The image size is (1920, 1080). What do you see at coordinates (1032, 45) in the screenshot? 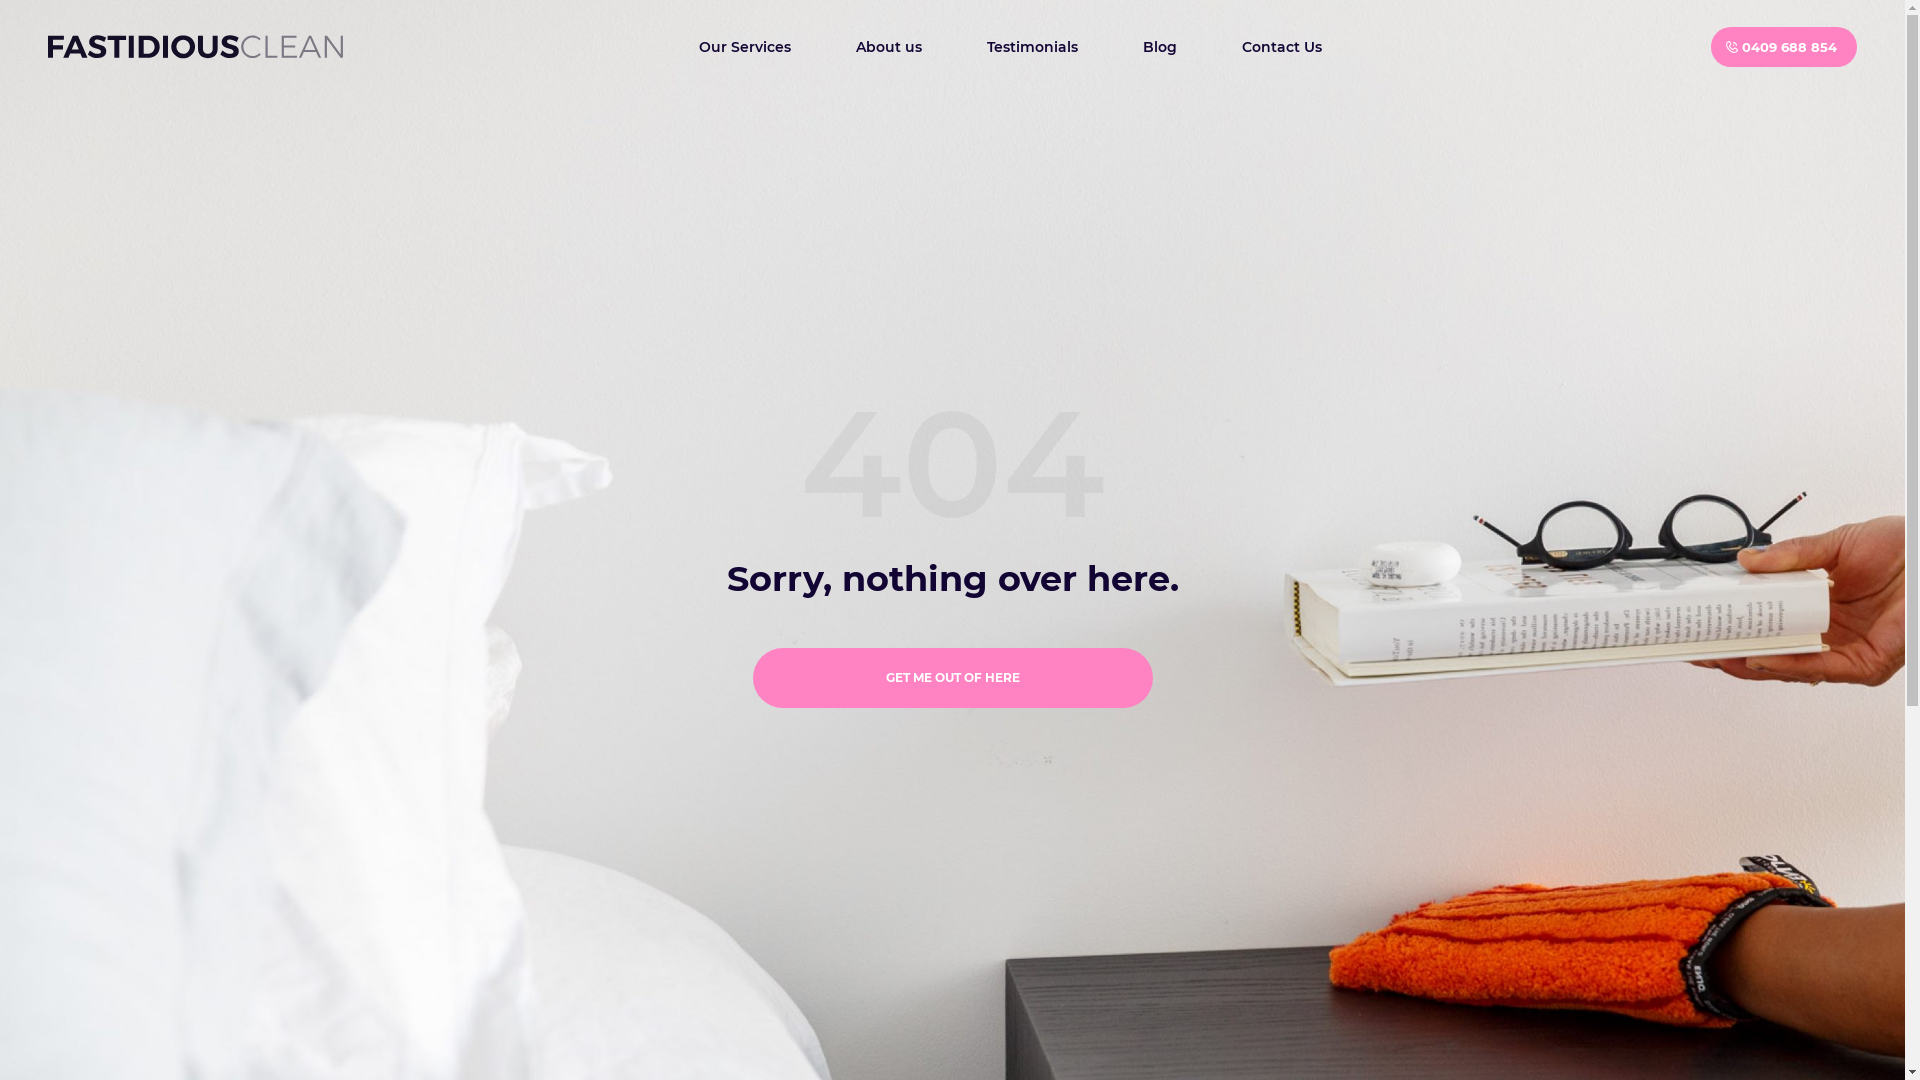
I see `'Testimonials'` at bounding box center [1032, 45].